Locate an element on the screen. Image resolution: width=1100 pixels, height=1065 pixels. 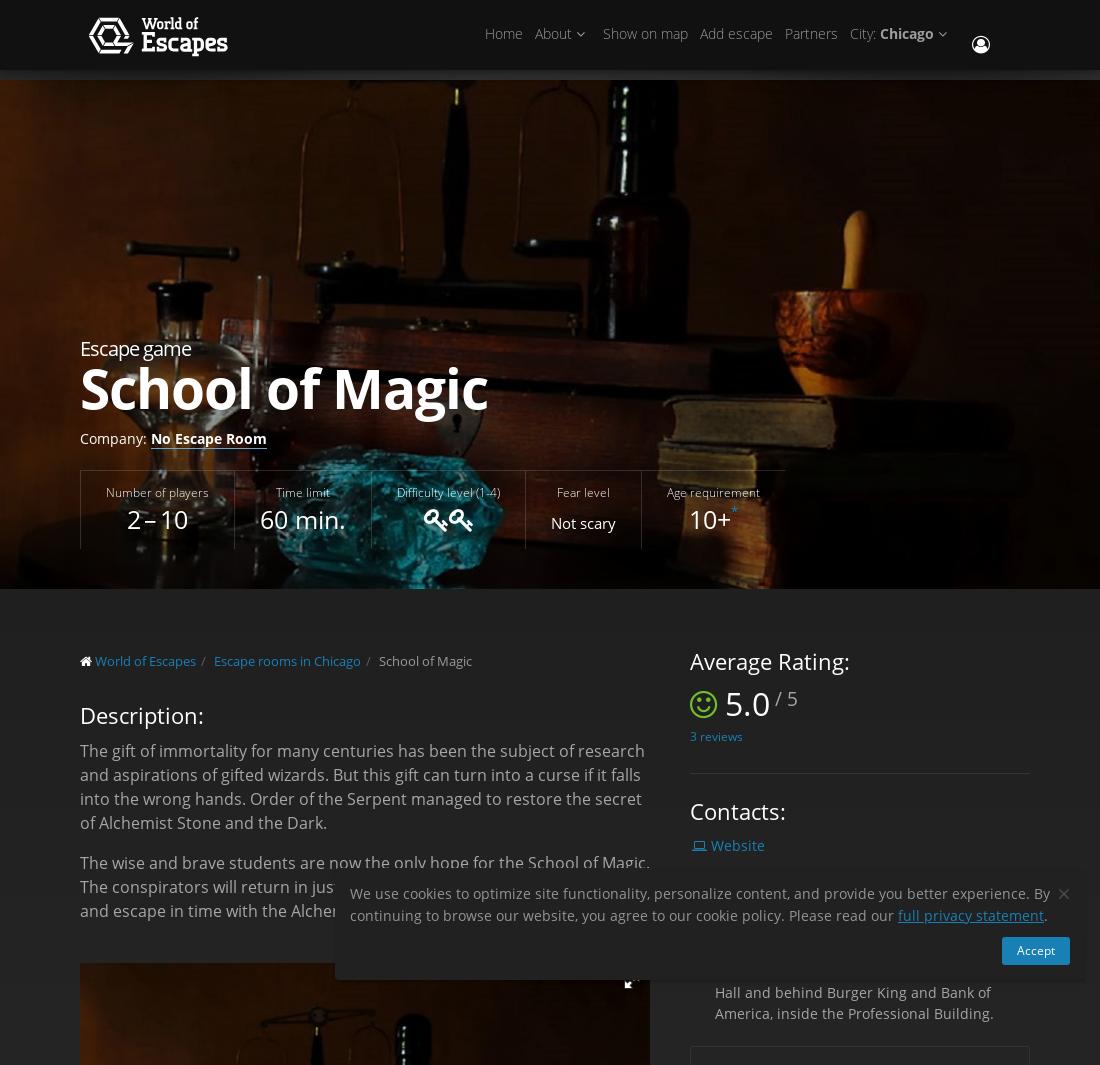
'3' is located at coordinates (692, 735).